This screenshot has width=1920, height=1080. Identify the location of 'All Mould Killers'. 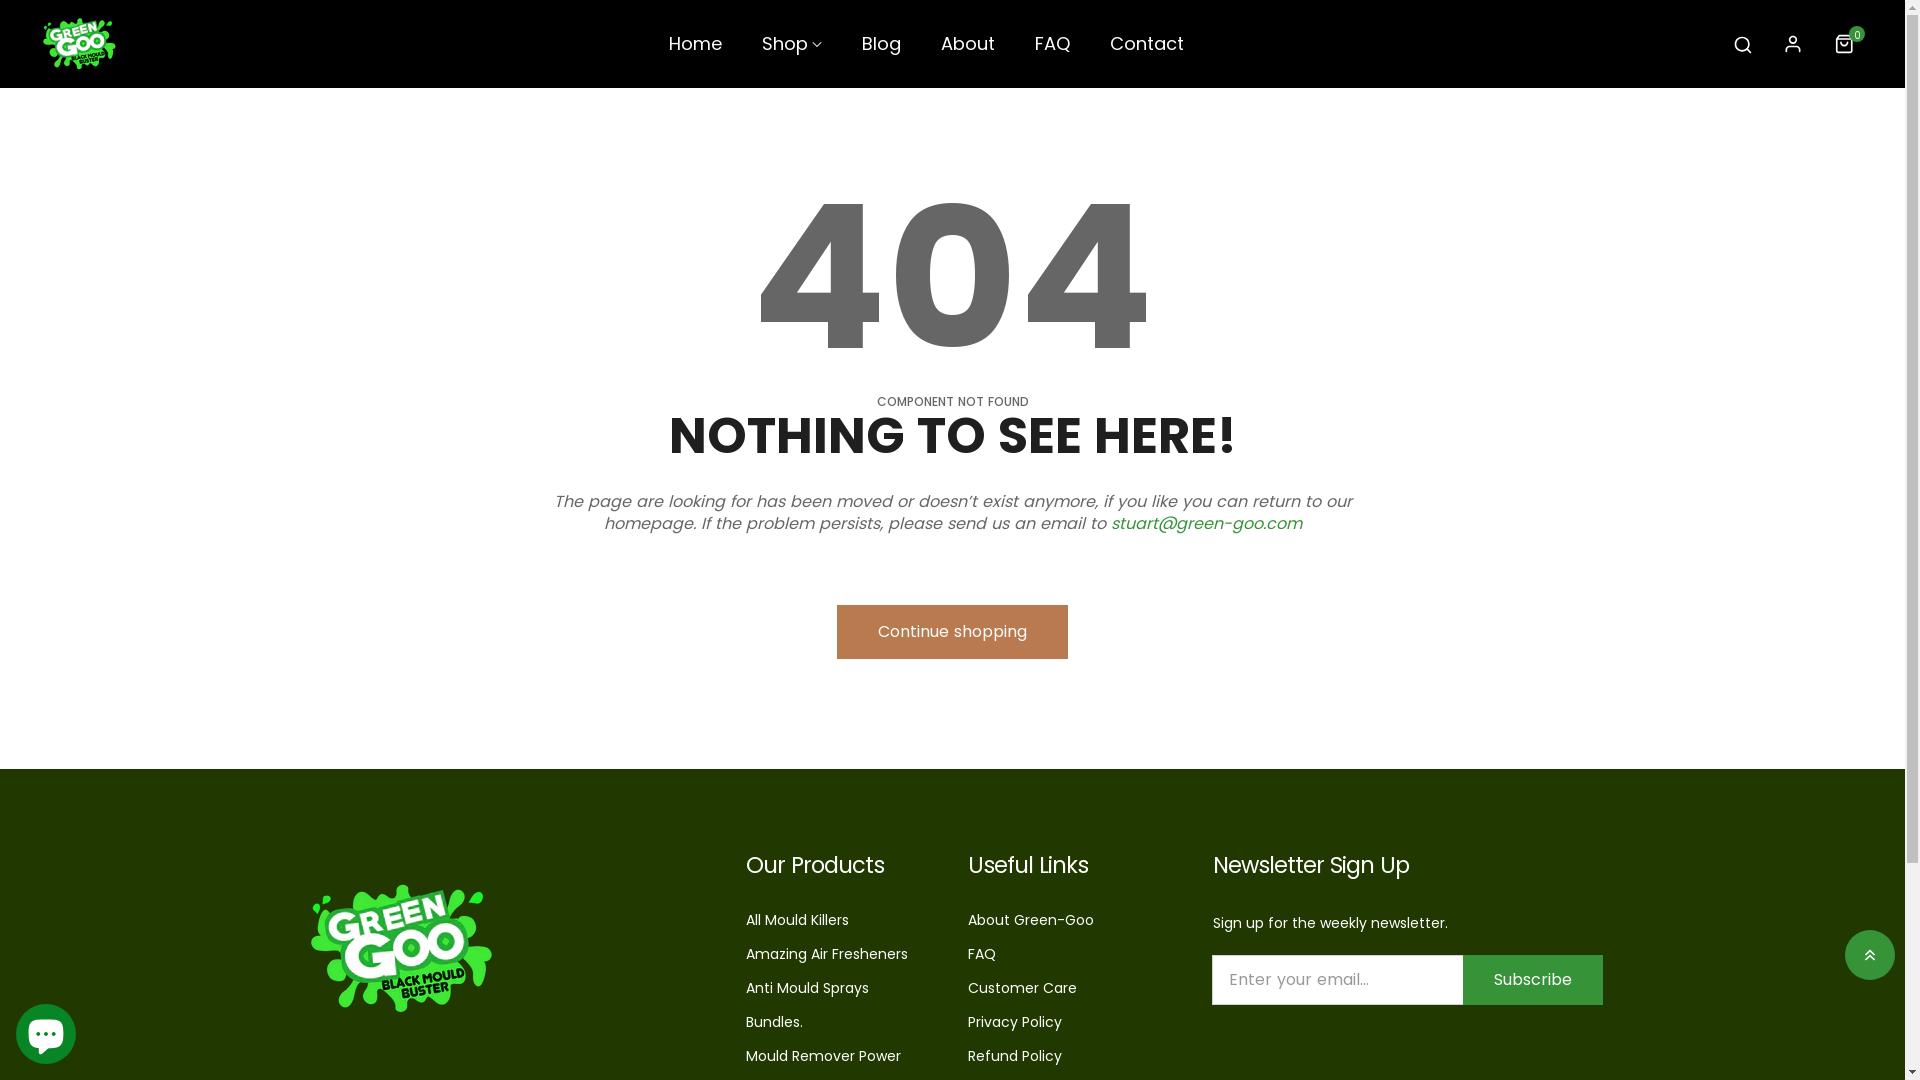
(796, 920).